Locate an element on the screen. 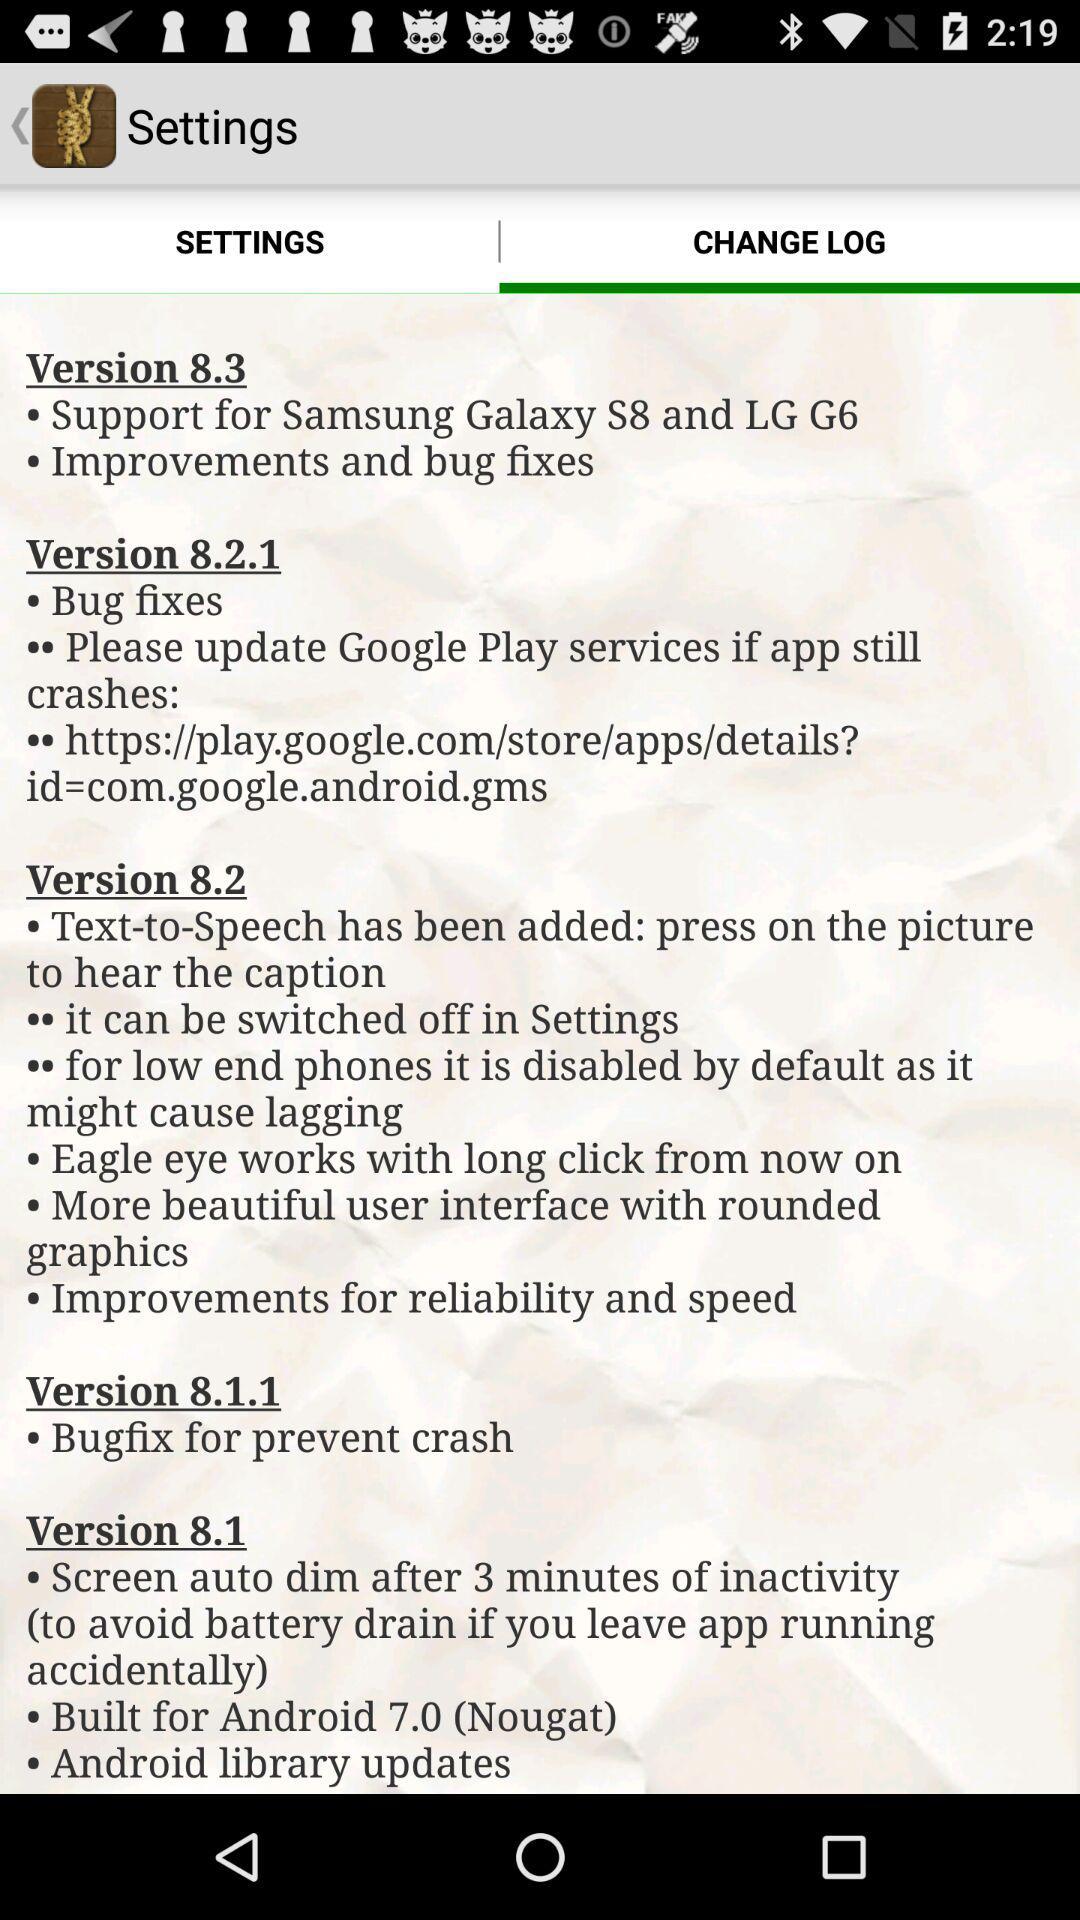 This screenshot has height=1920, width=1080. change log icon is located at coordinates (788, 240).